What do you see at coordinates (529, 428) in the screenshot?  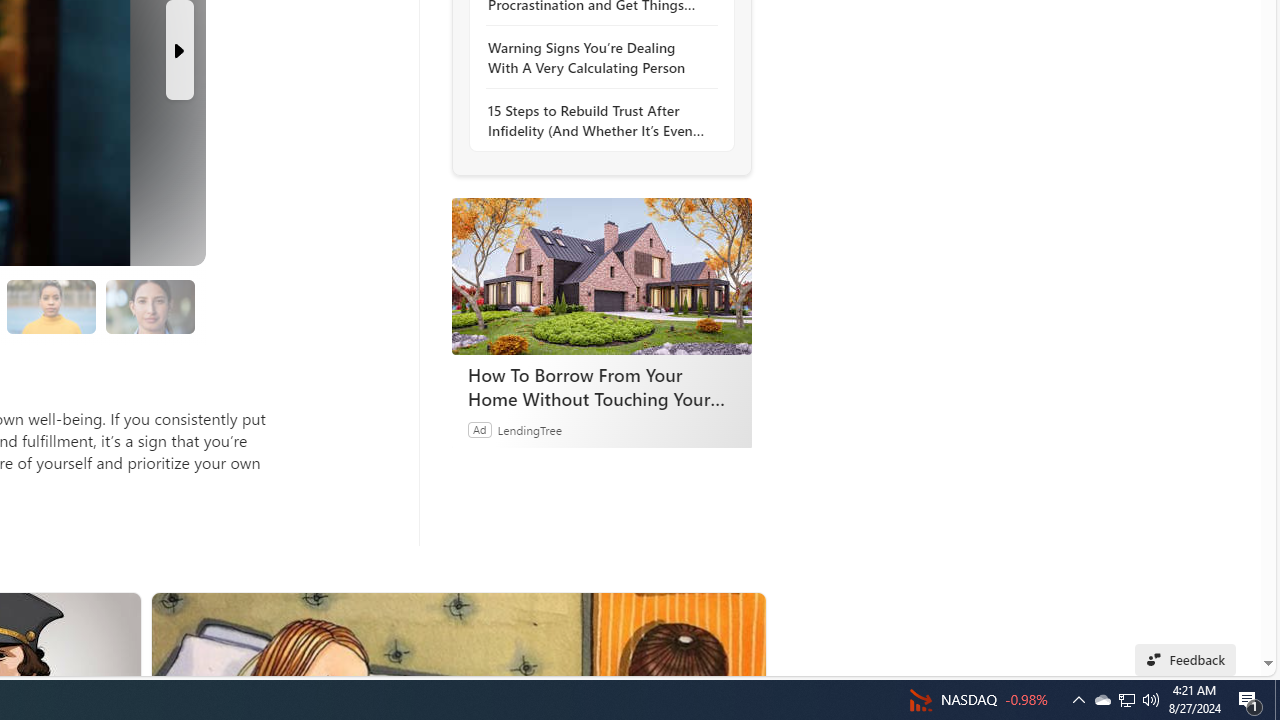 I see `'LendingTree'` at bounding box center [529, 428].